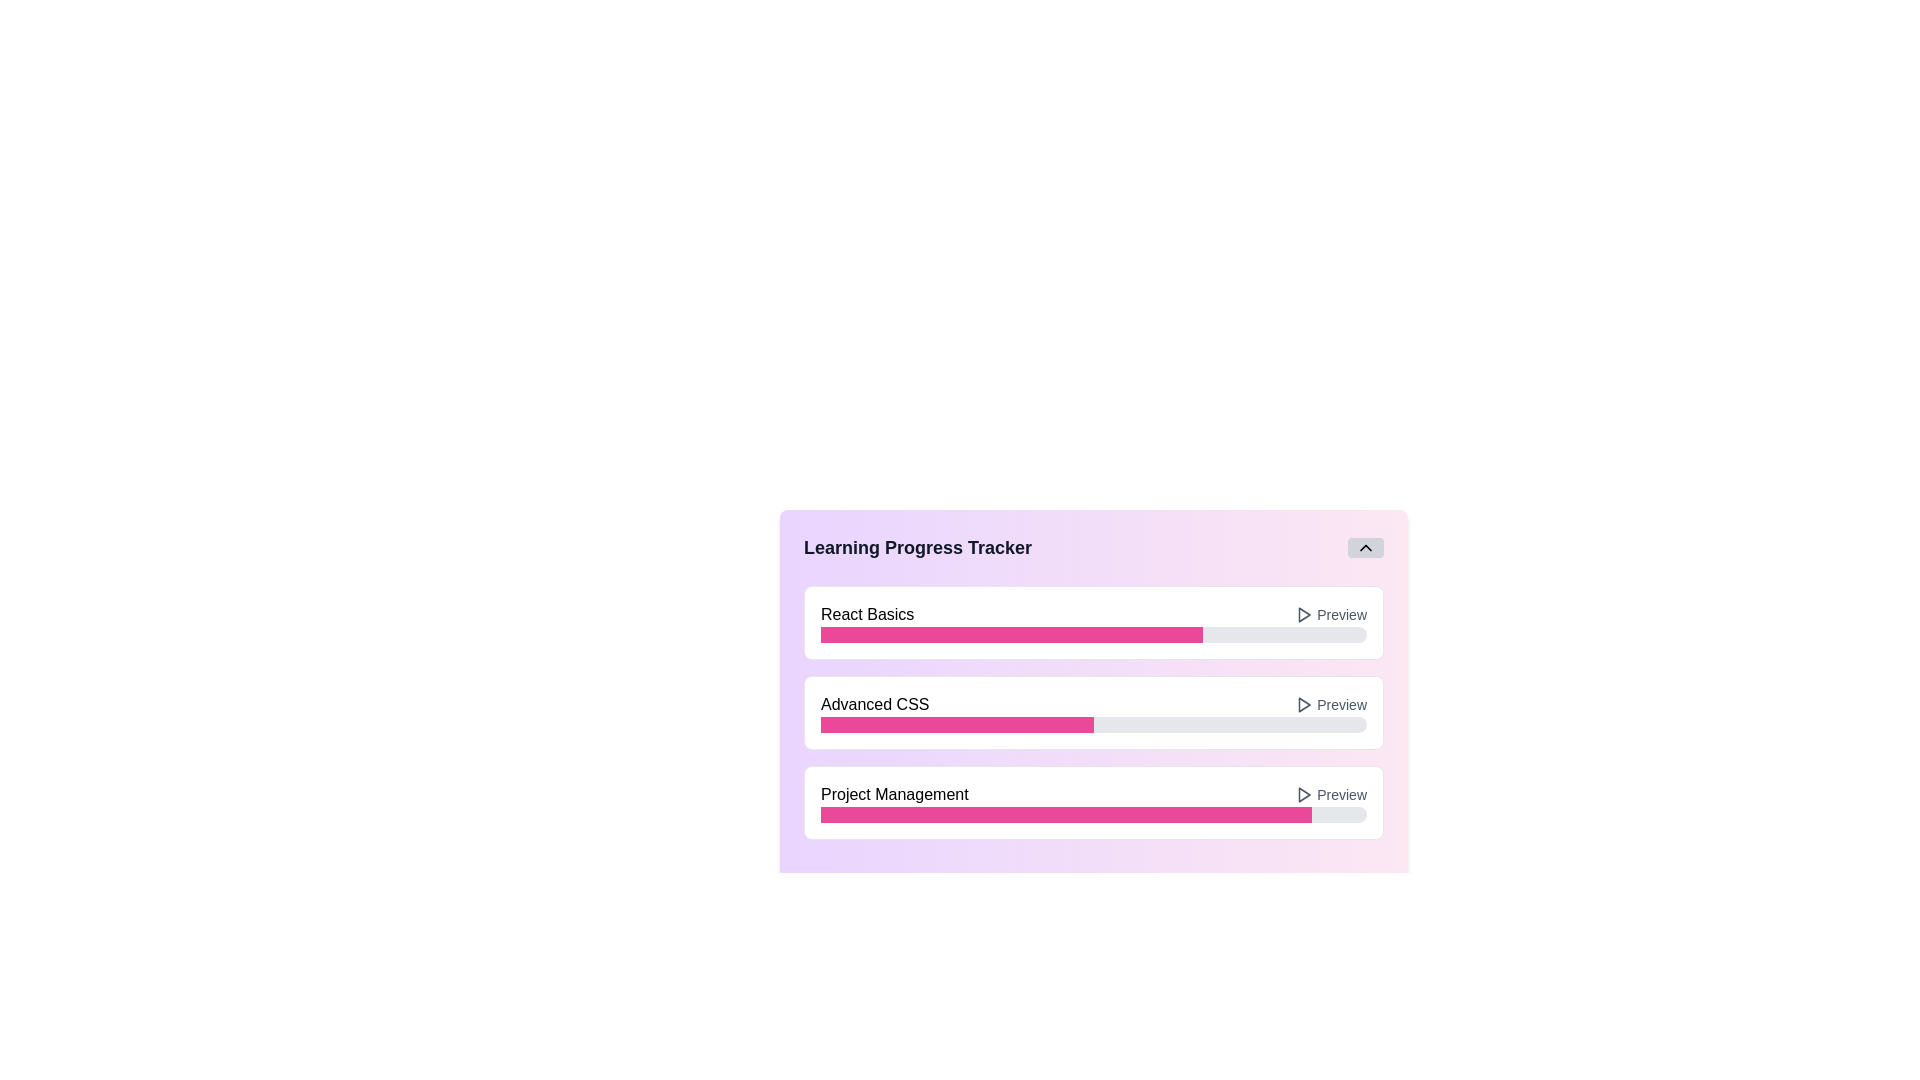 This screenshot has width=1920, height=1080. Describe the element at coordinates (1093, 678) in the screenshot. I see `the progress bar that visually tracks the user's progress in the 'Advanced CSS' module for interaction` at that location.